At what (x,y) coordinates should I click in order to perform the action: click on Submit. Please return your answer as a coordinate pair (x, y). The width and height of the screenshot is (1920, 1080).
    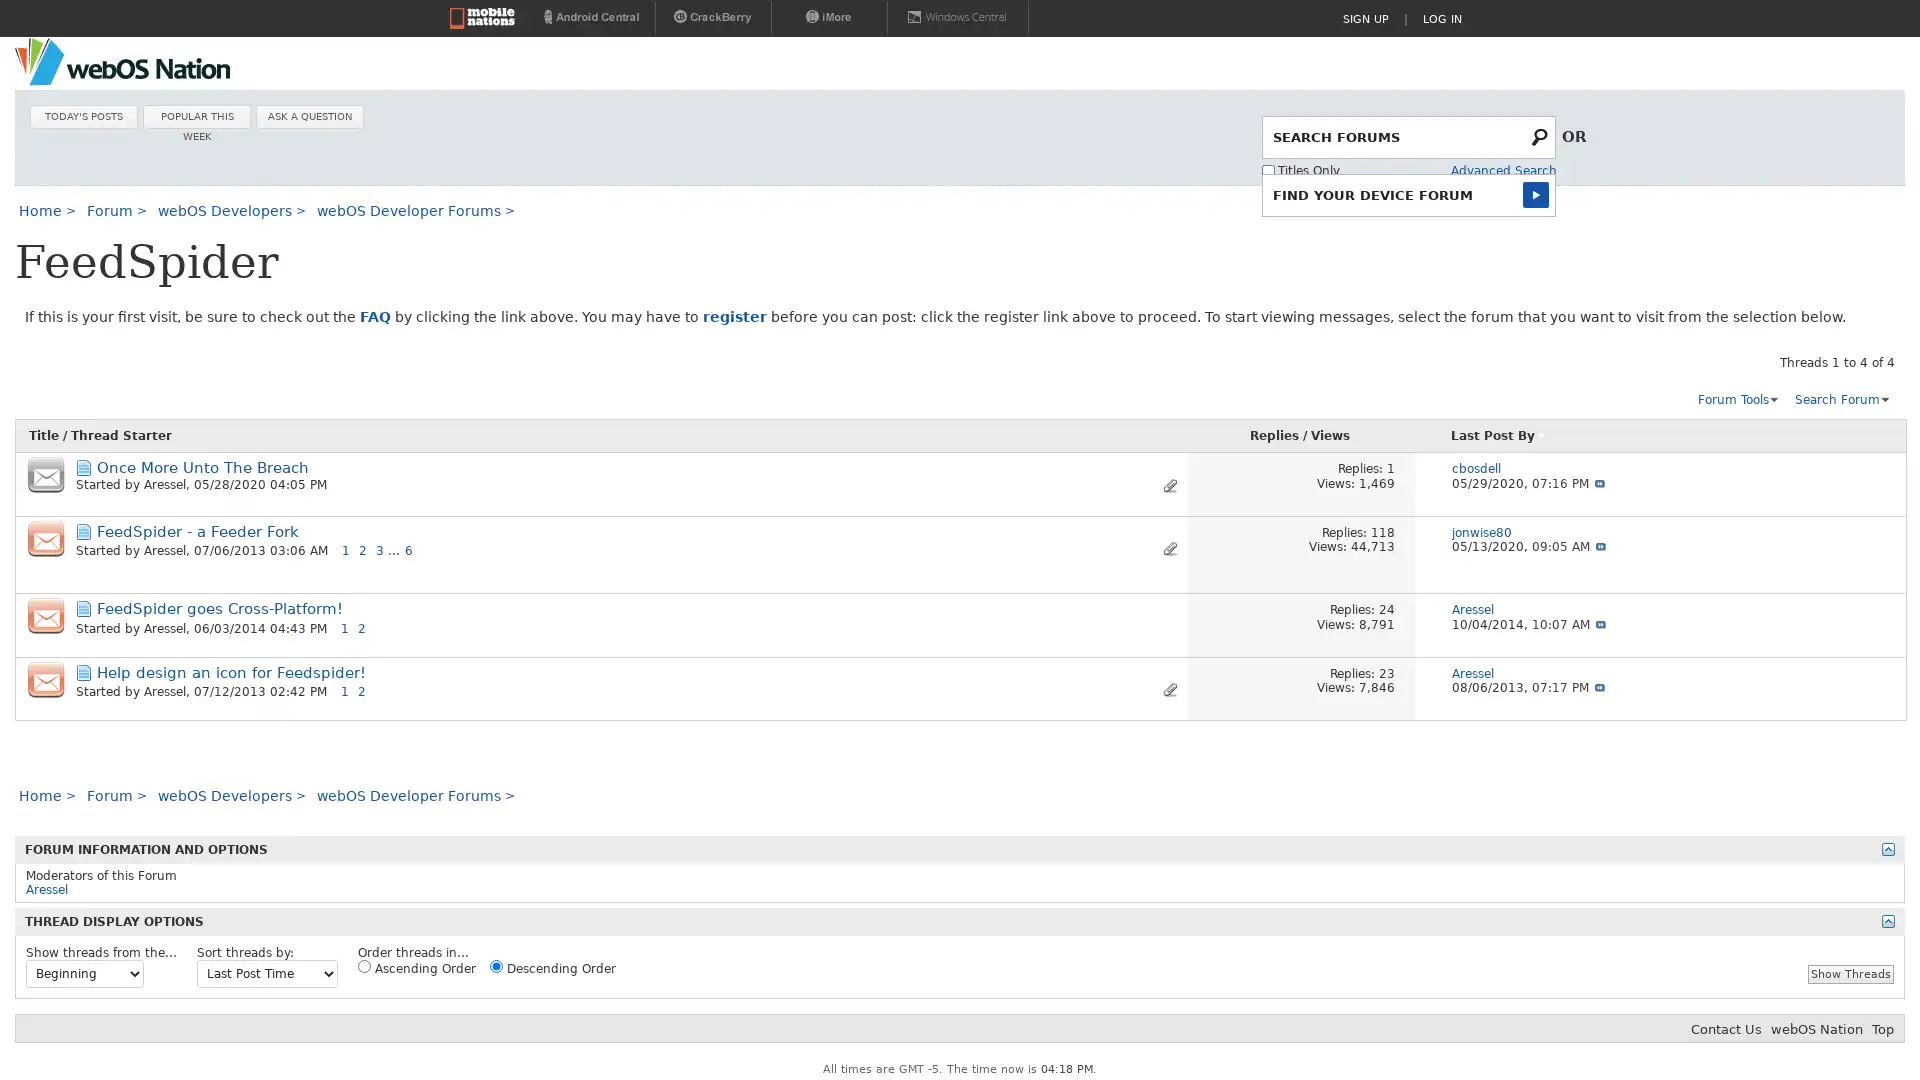
    Looking at the image, I should click on (1540, 135).